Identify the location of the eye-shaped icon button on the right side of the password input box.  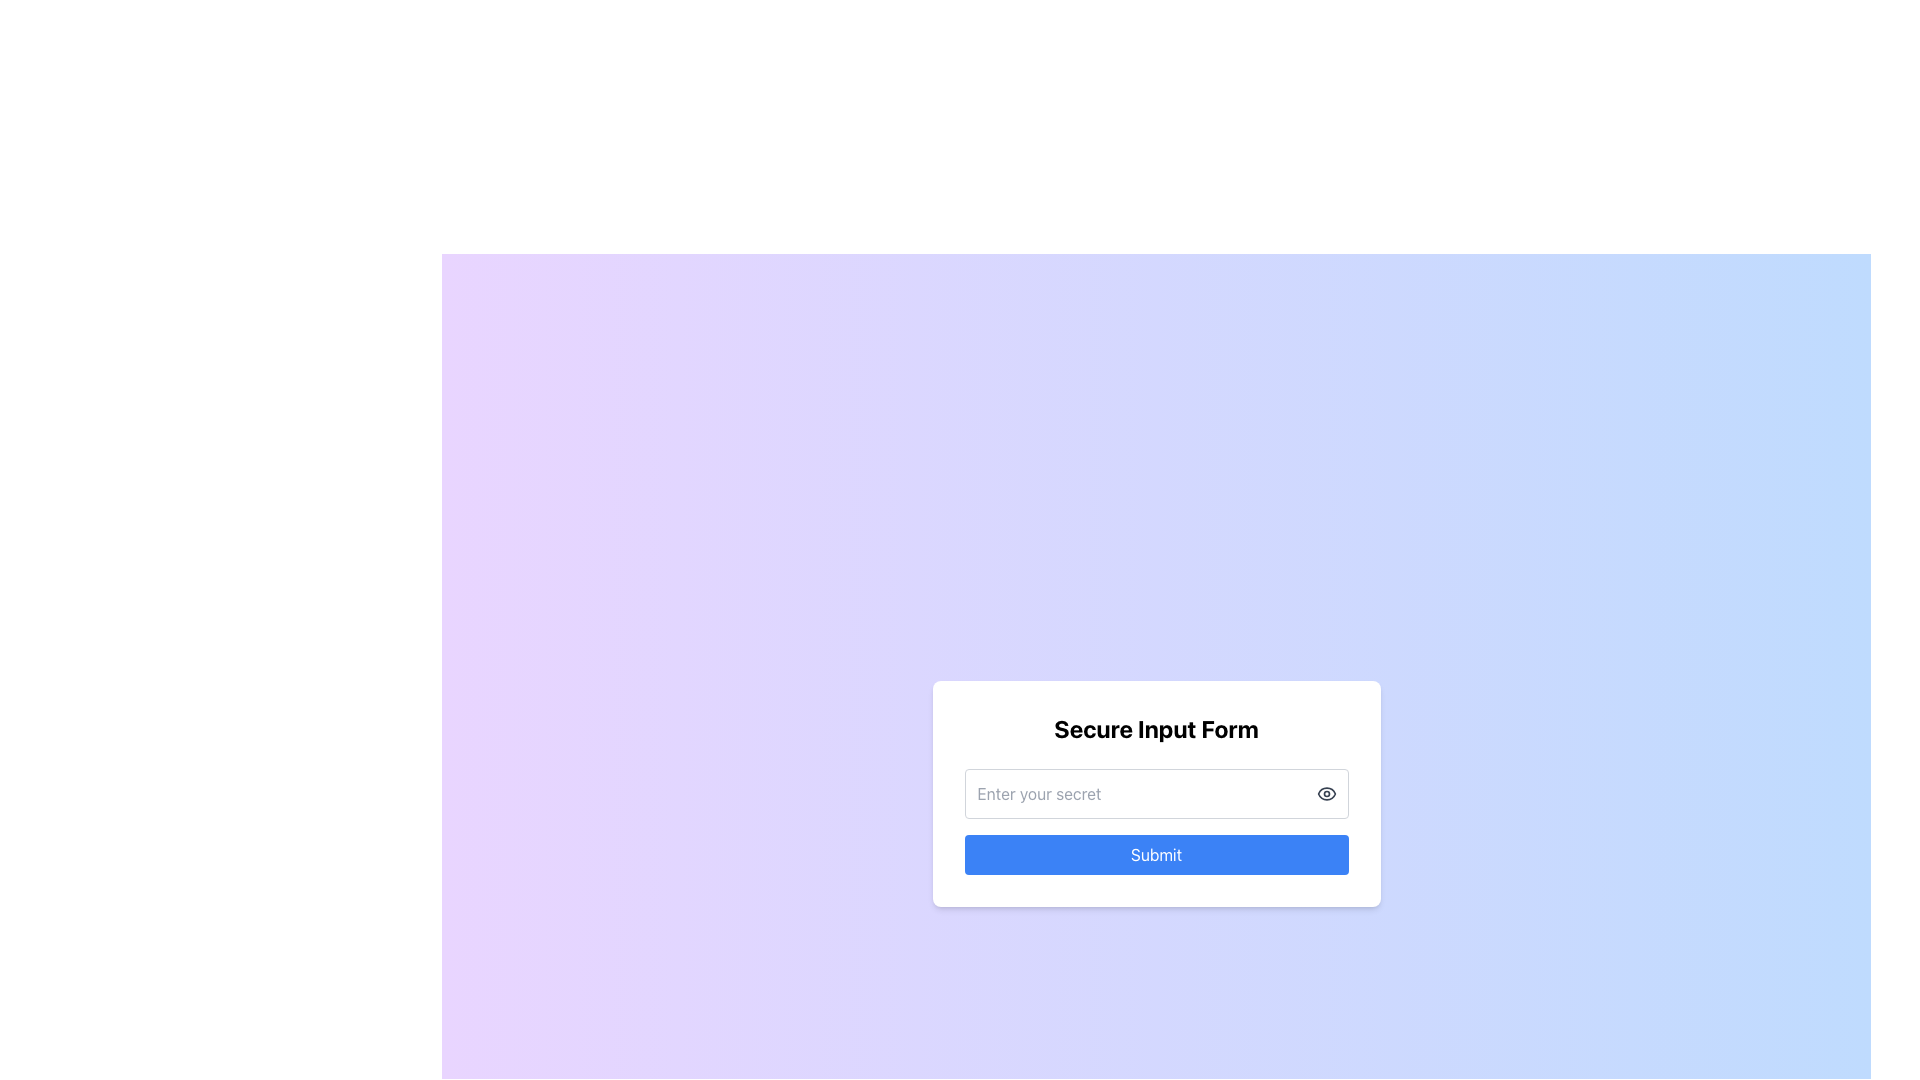
(1326, 793).